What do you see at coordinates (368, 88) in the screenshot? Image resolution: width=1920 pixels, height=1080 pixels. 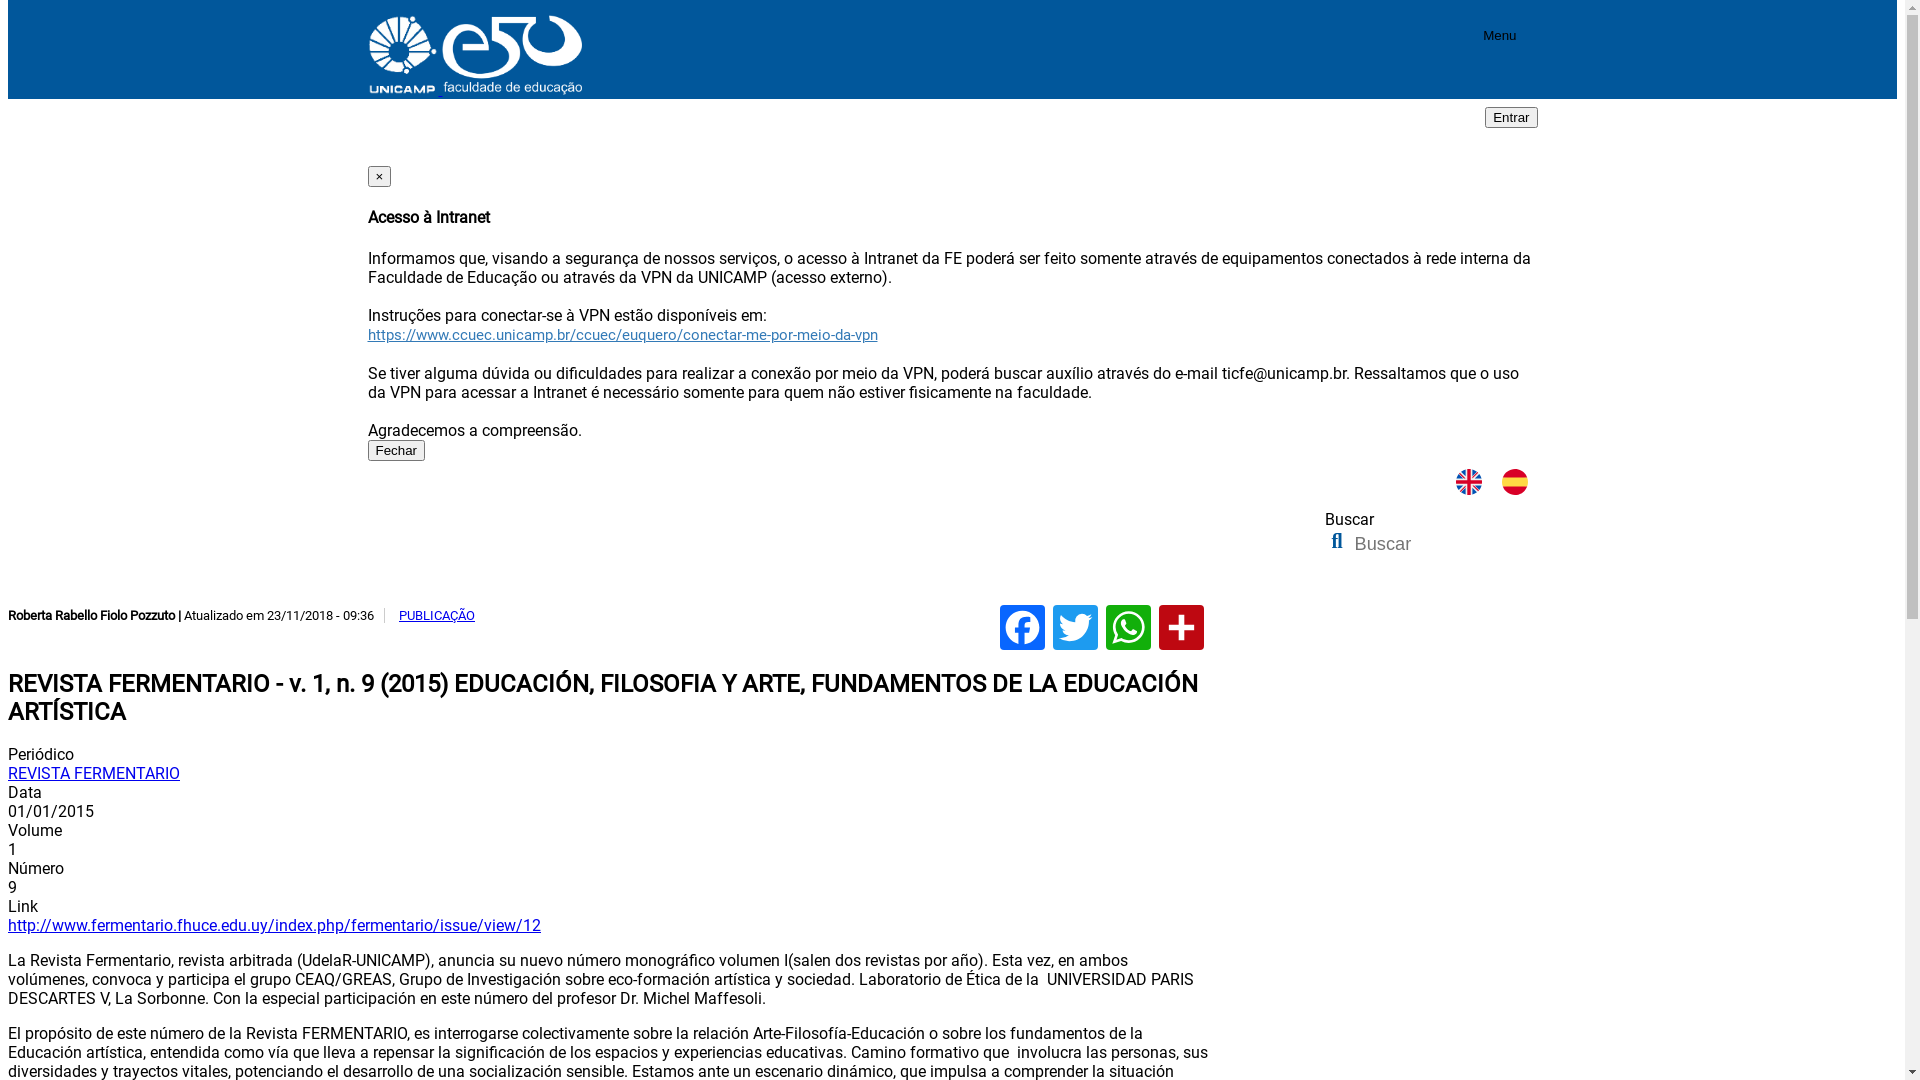 I see `'UNICAMP'` at bounding box center [368, 88].